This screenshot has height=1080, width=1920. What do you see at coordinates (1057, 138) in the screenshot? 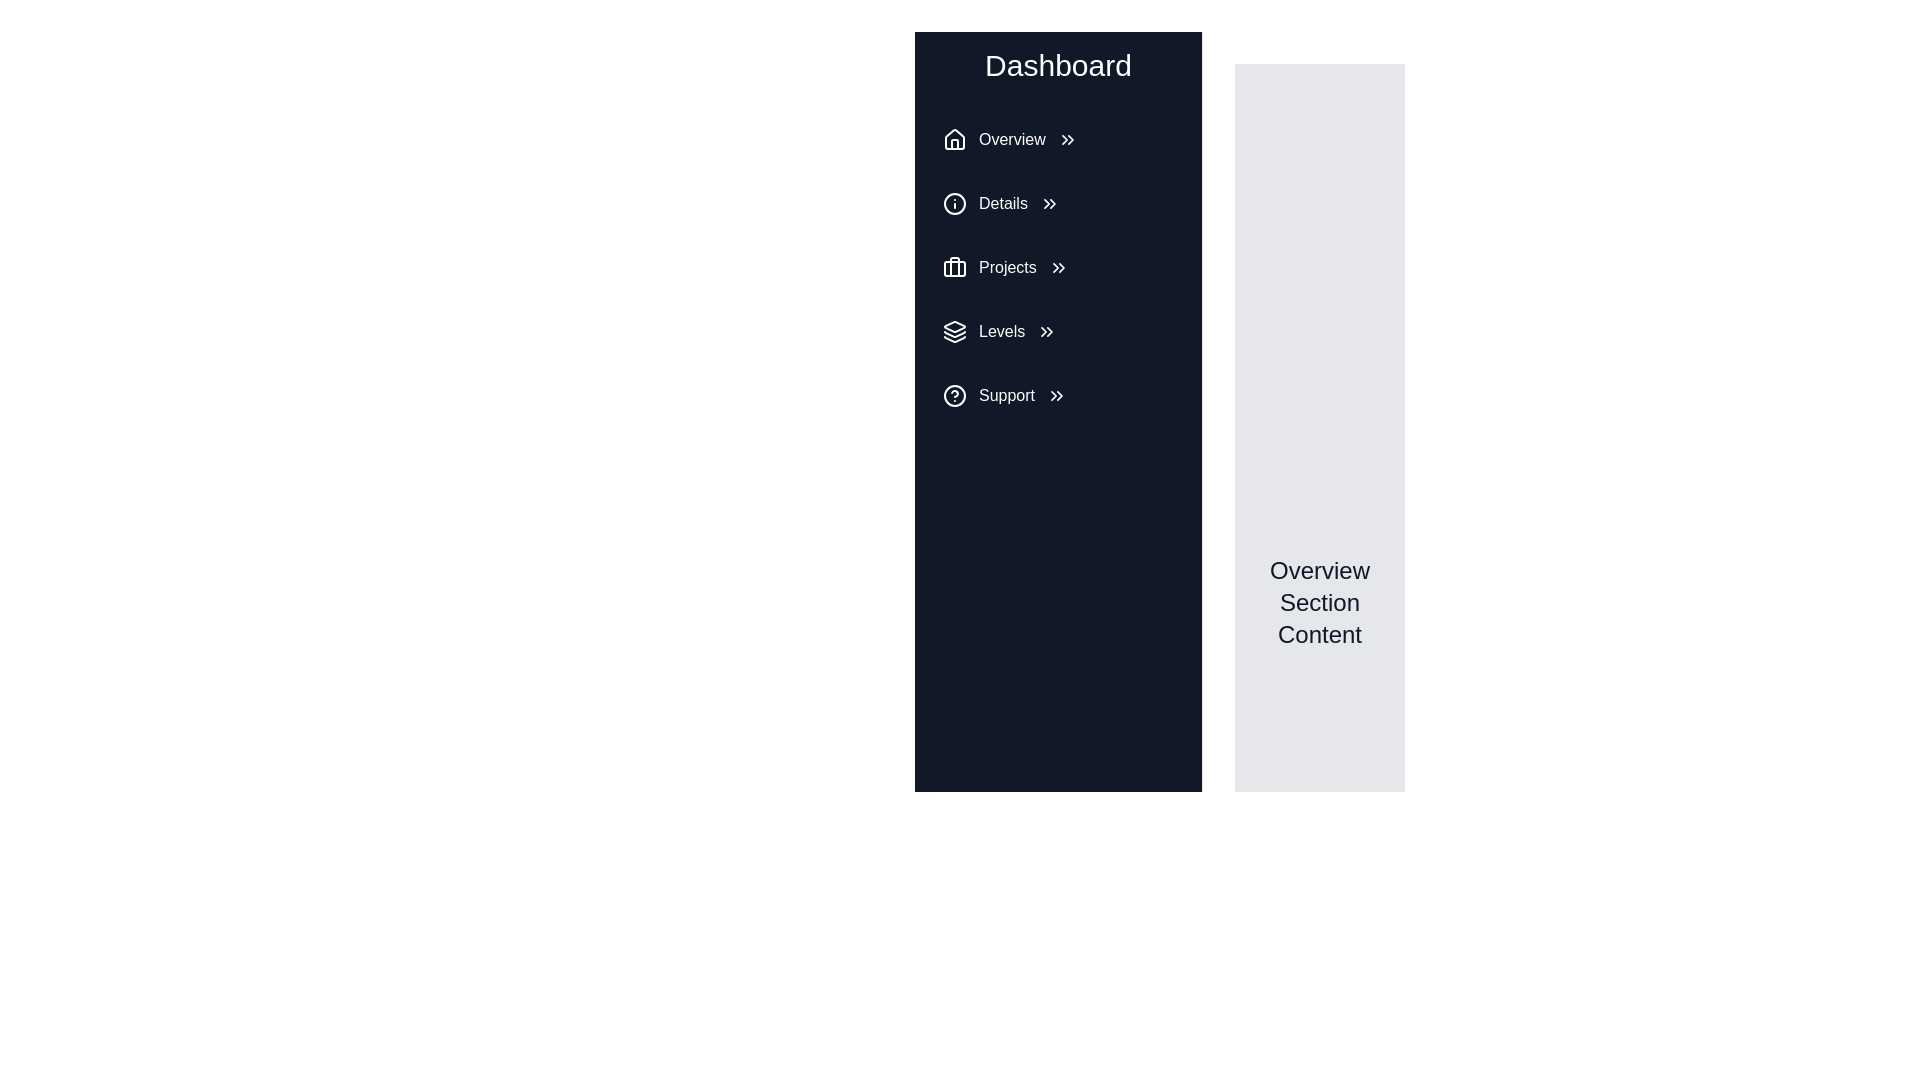
I see `the 'Overview' button, which is the first item in the vertical navigation menu of the 'Dashboard' sidebar, featuring a white house icon and a double-arrow icon` at bounding box center [1057, 138].